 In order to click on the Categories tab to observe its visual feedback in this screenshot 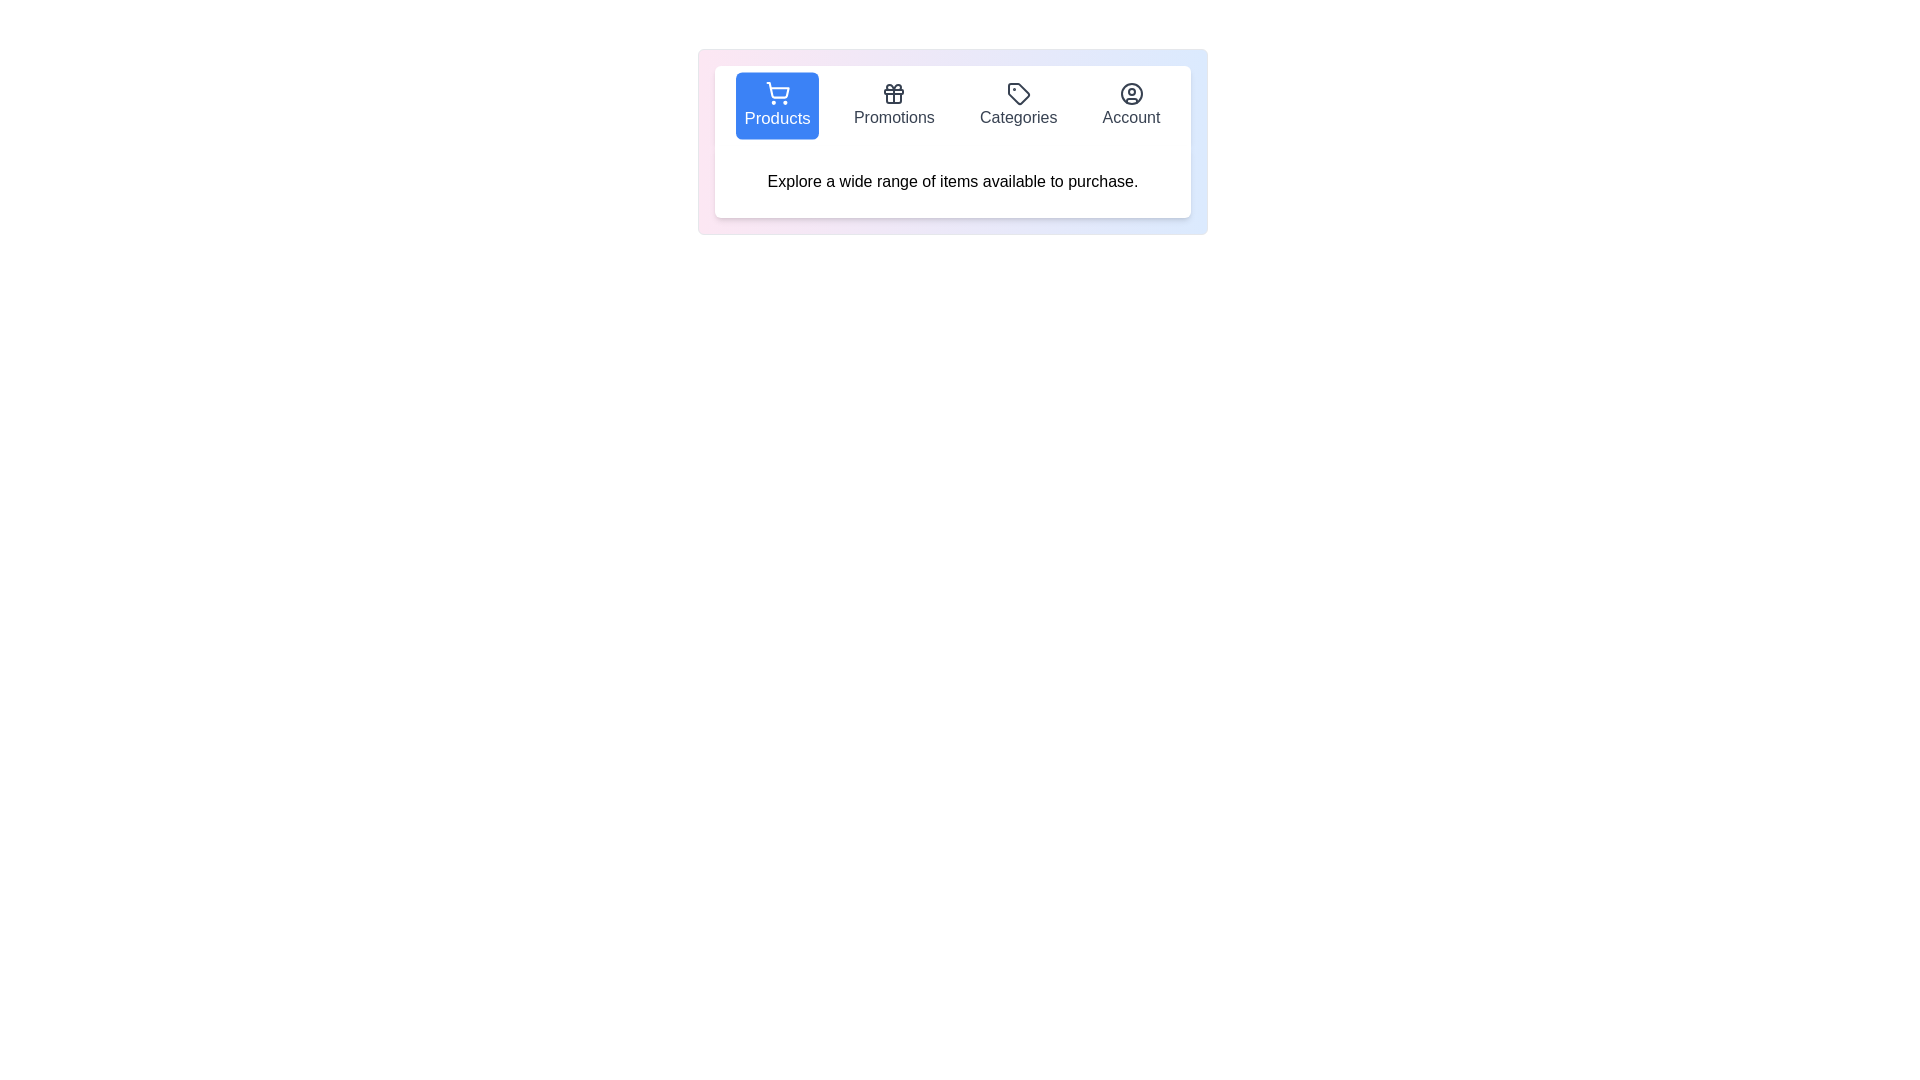, I will do `click(1018, 105)`.